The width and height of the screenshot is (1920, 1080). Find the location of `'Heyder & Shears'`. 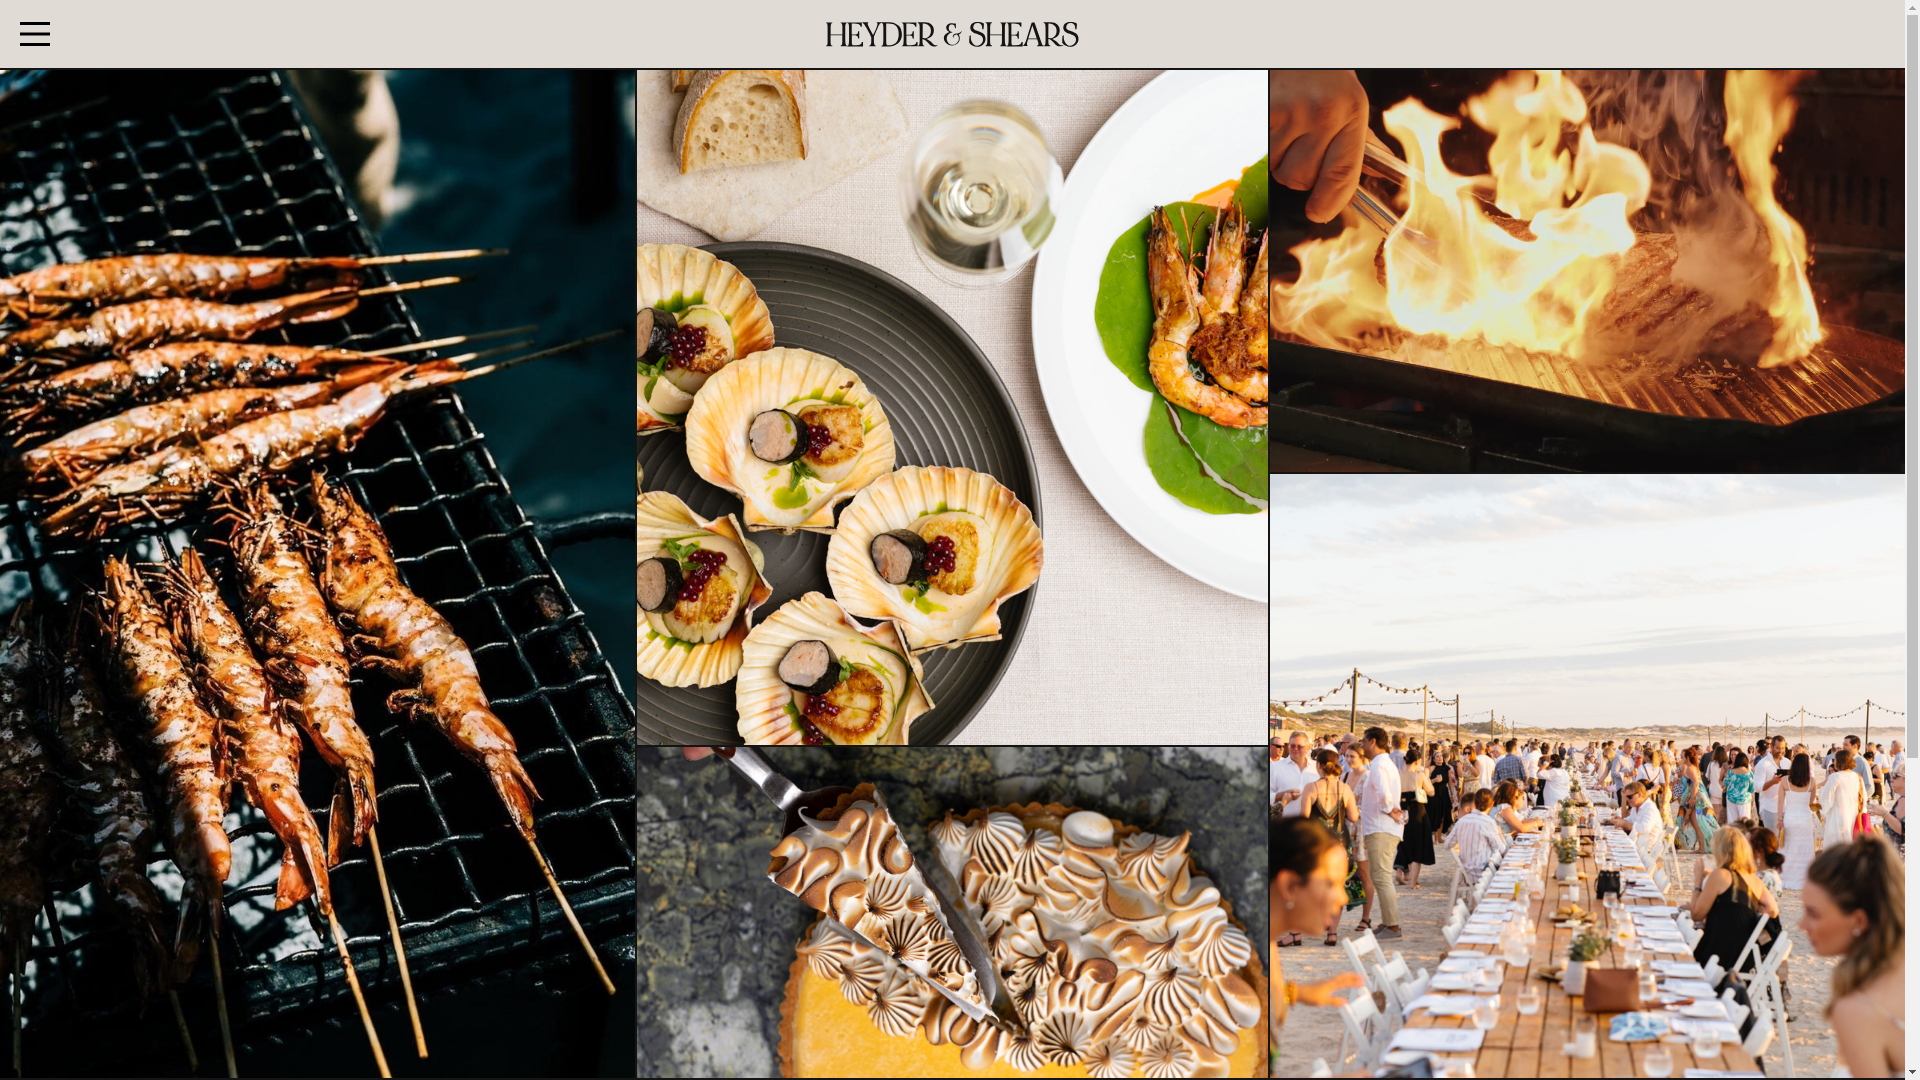

'Heyder & Shears' is located at coordinates (825, 34).